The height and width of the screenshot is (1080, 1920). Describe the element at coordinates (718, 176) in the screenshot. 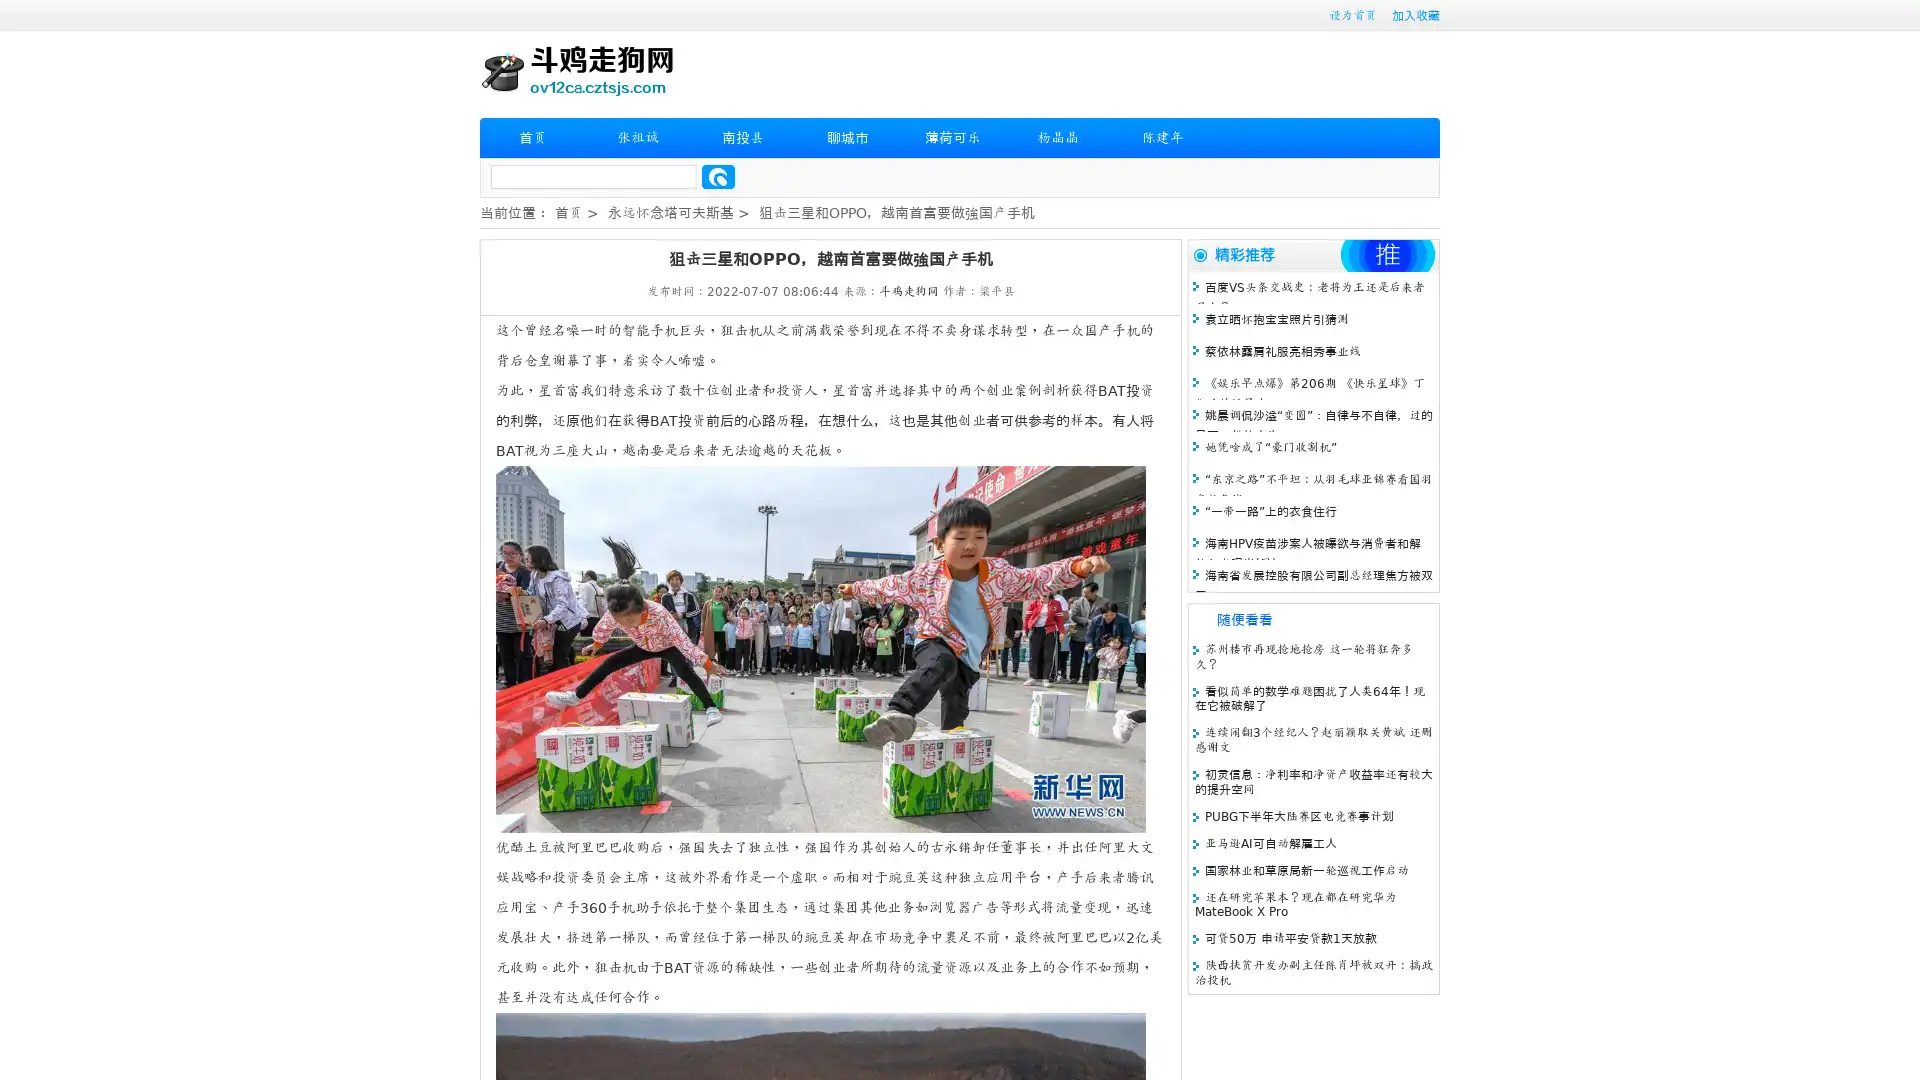

I see `Search` at that location.